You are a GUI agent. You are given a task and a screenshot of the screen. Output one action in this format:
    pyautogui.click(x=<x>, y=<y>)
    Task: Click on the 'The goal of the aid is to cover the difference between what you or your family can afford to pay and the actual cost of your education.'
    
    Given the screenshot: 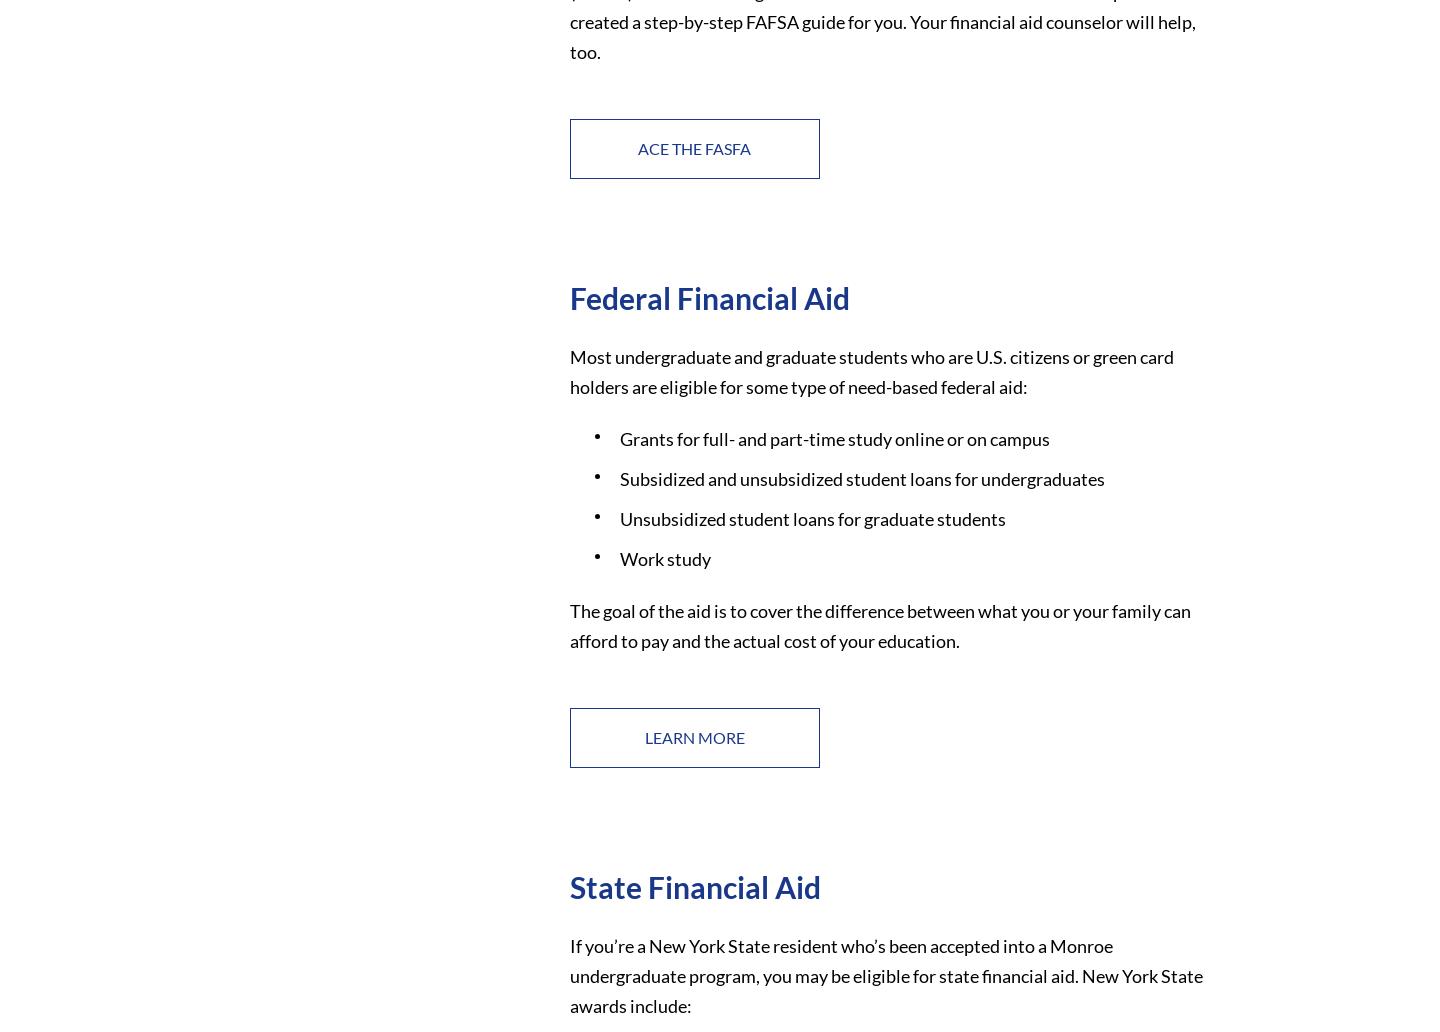 What is the action you would take?
    pyautogui.click(x=878, y=624)
    